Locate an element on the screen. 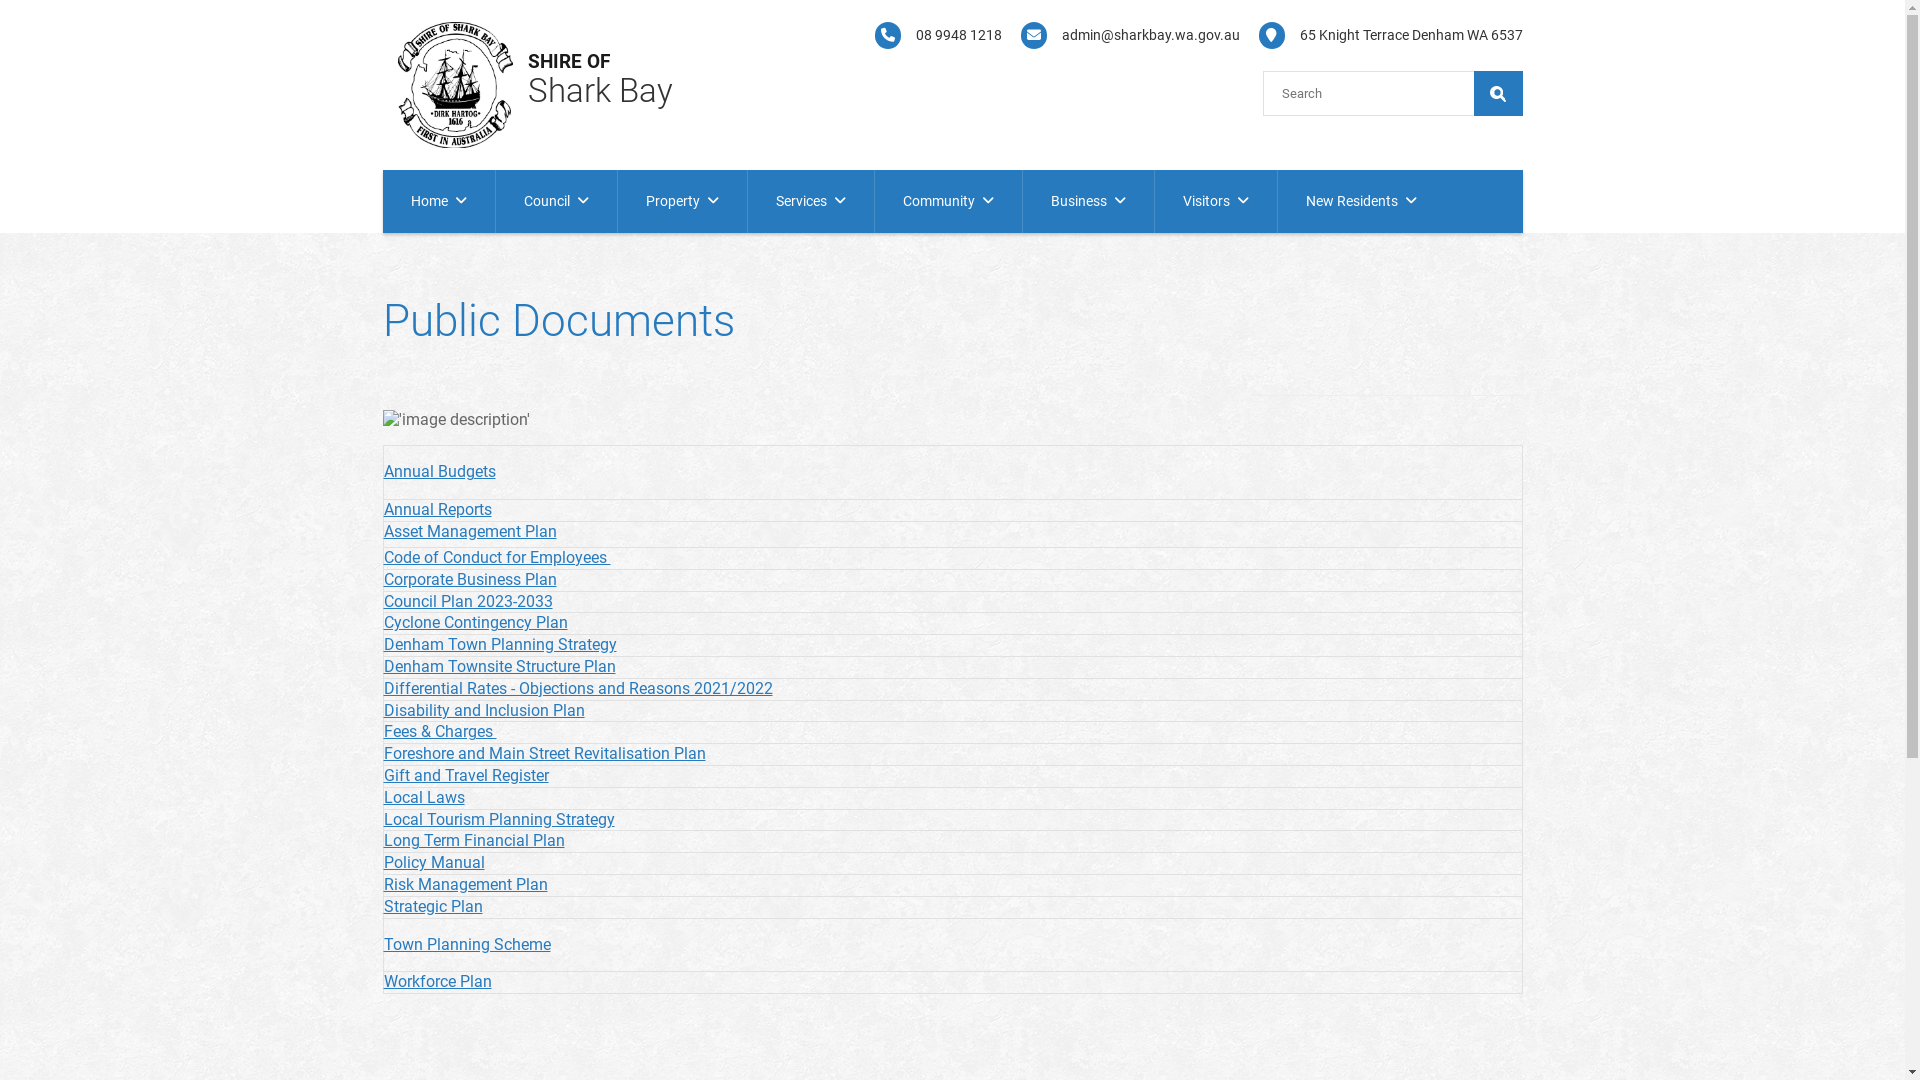 The image size is (1920, 1080). 'Local Laws' is located at coordinates (423, 796).